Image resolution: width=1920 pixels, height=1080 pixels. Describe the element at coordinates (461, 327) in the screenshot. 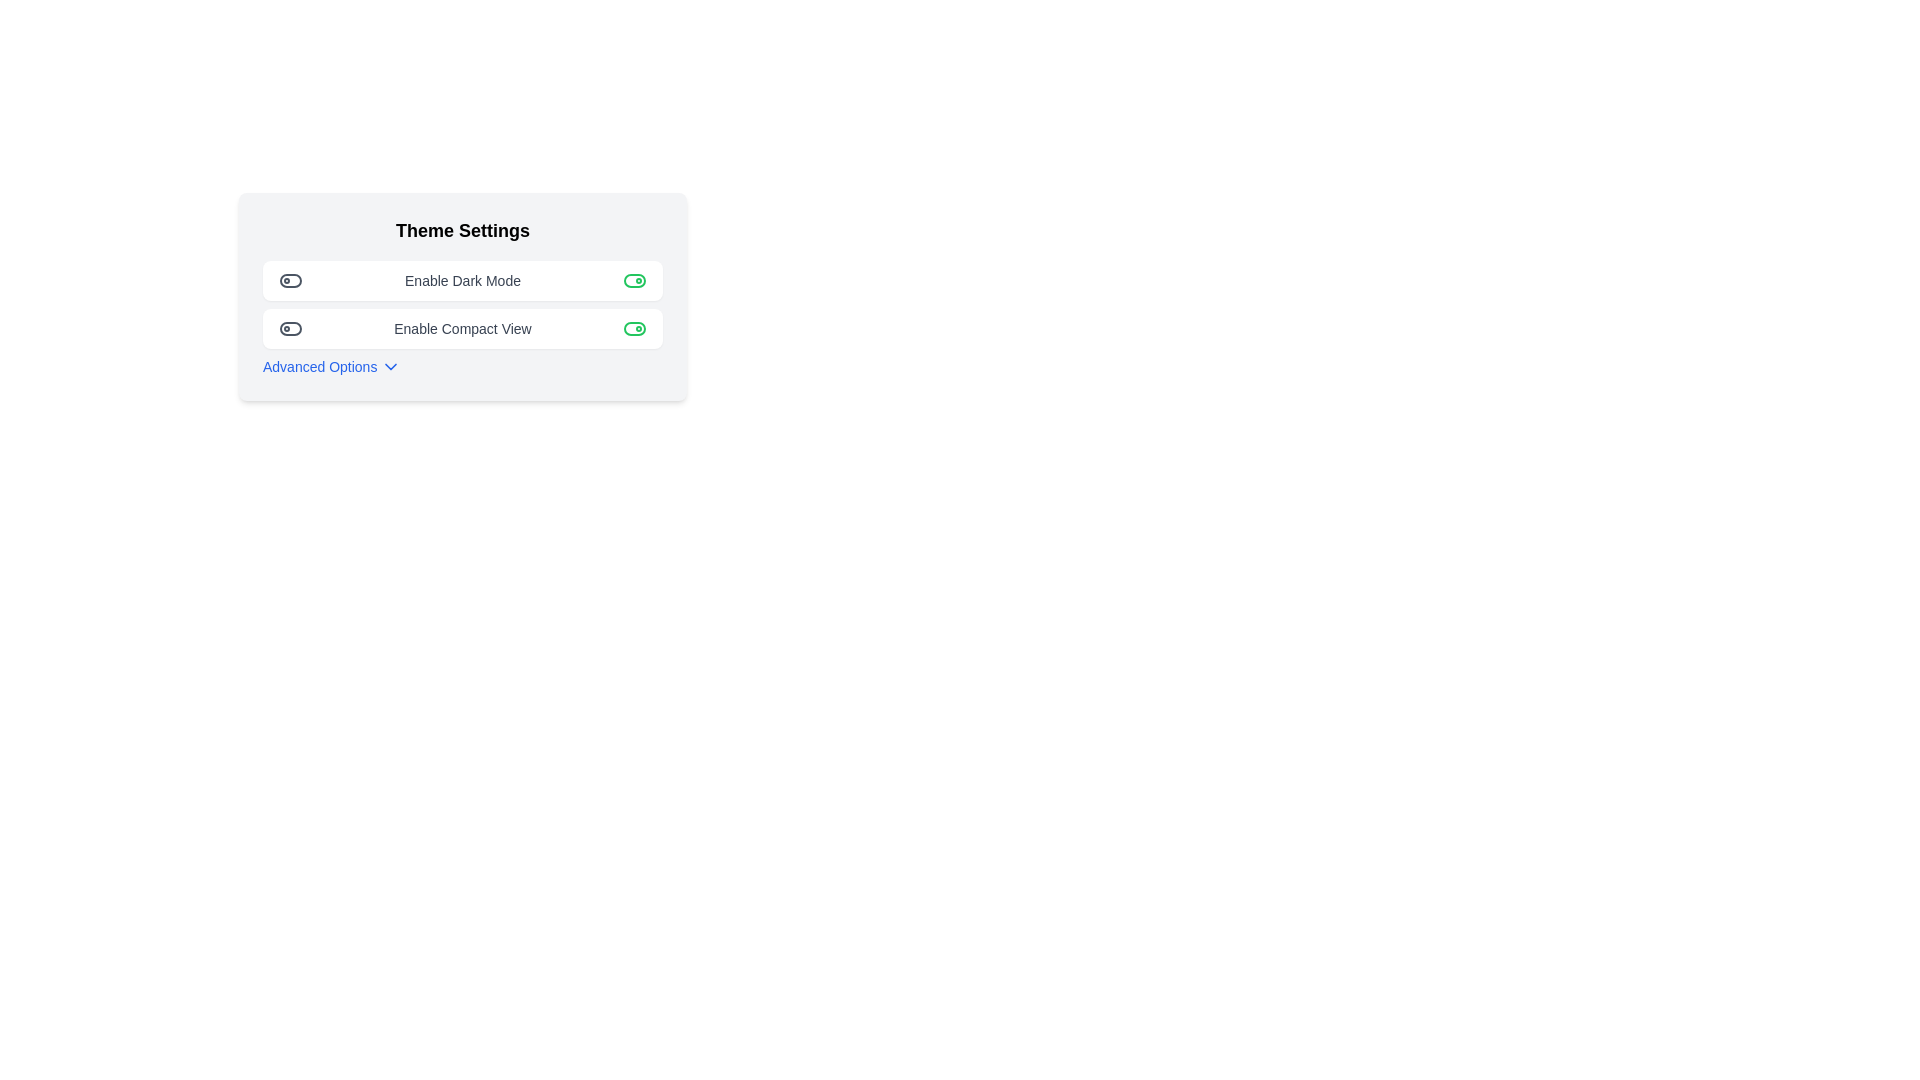

I see `label 'Enable Compact View' of the Toggle Switch located in the Theme Settings section, which is the second list item below 'Enable Dark Mode'` at that location.